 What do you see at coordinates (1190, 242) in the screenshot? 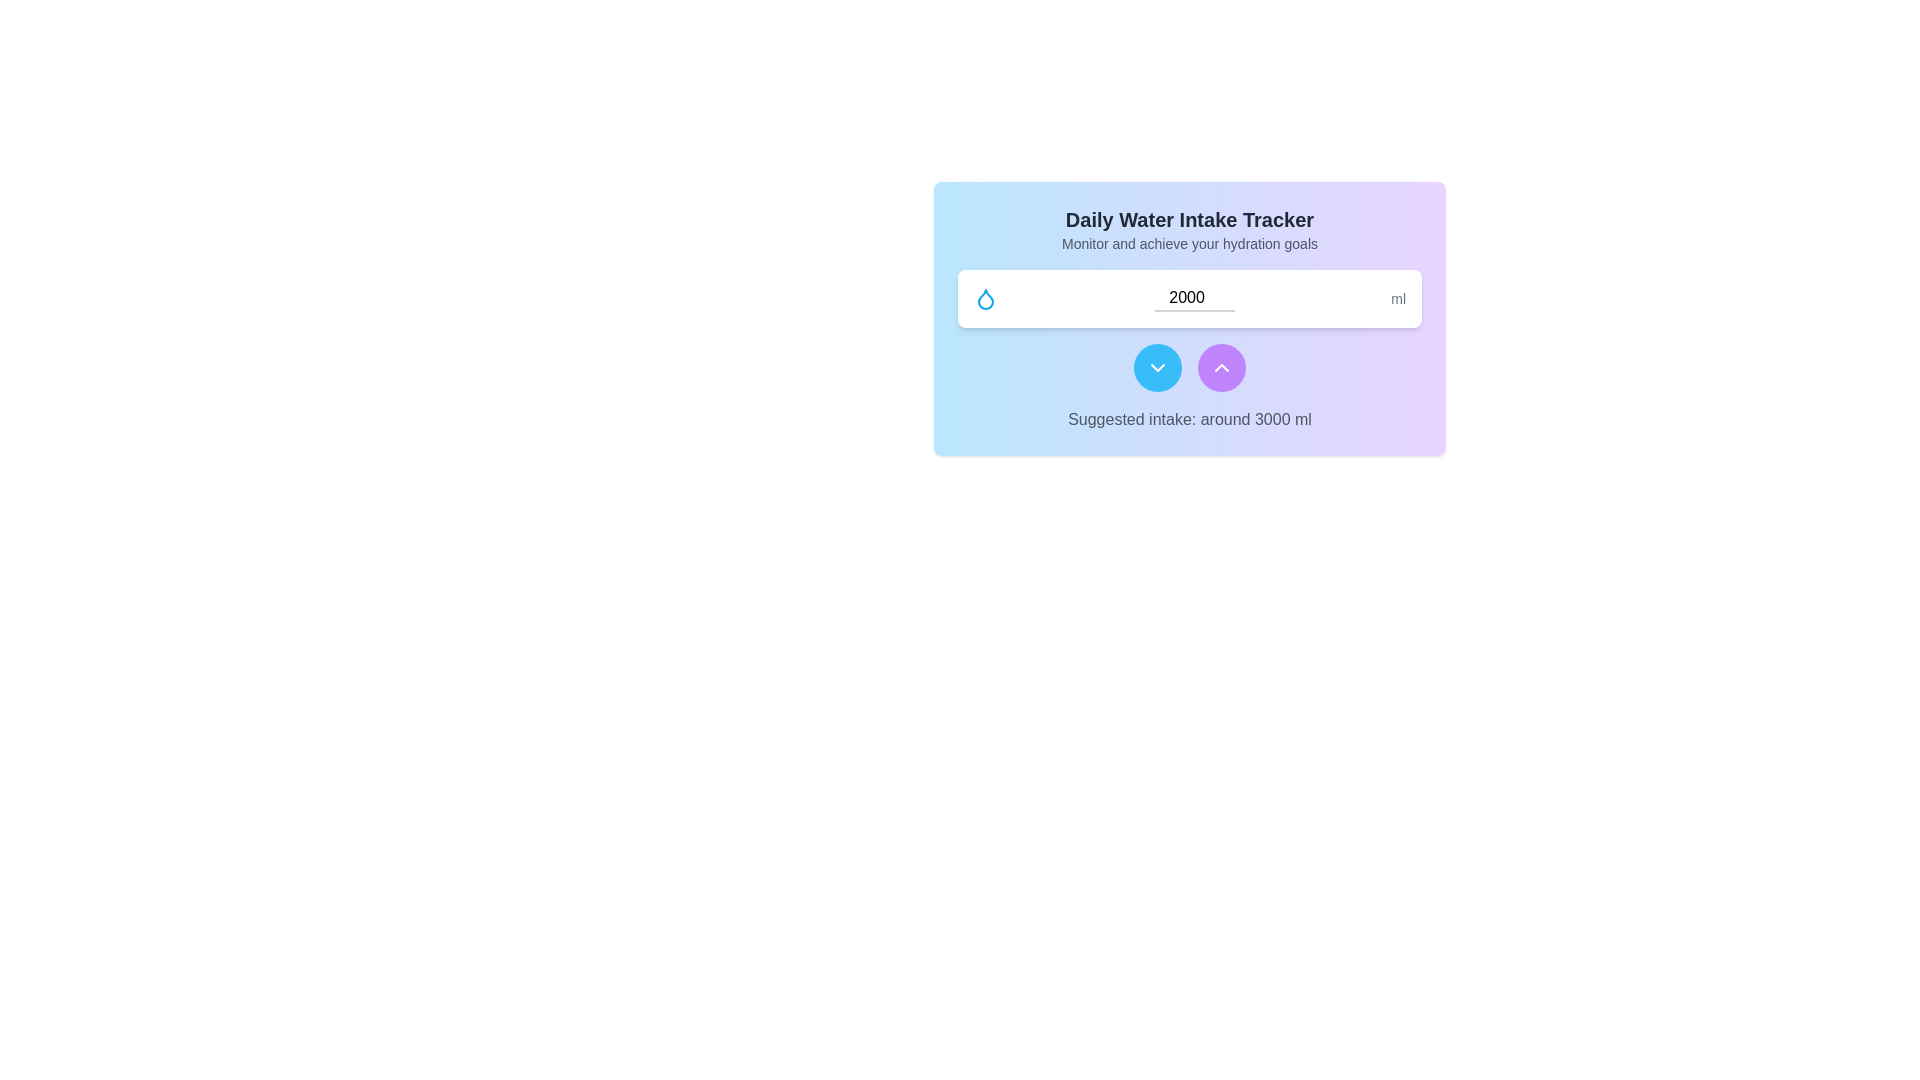
I see `the static text label that reads 'Monitor and achieve your hydration goals', which is centrally aligned beneath the heading 'Daily Water Intake Tracker'` at bounding box center [1190, 242].